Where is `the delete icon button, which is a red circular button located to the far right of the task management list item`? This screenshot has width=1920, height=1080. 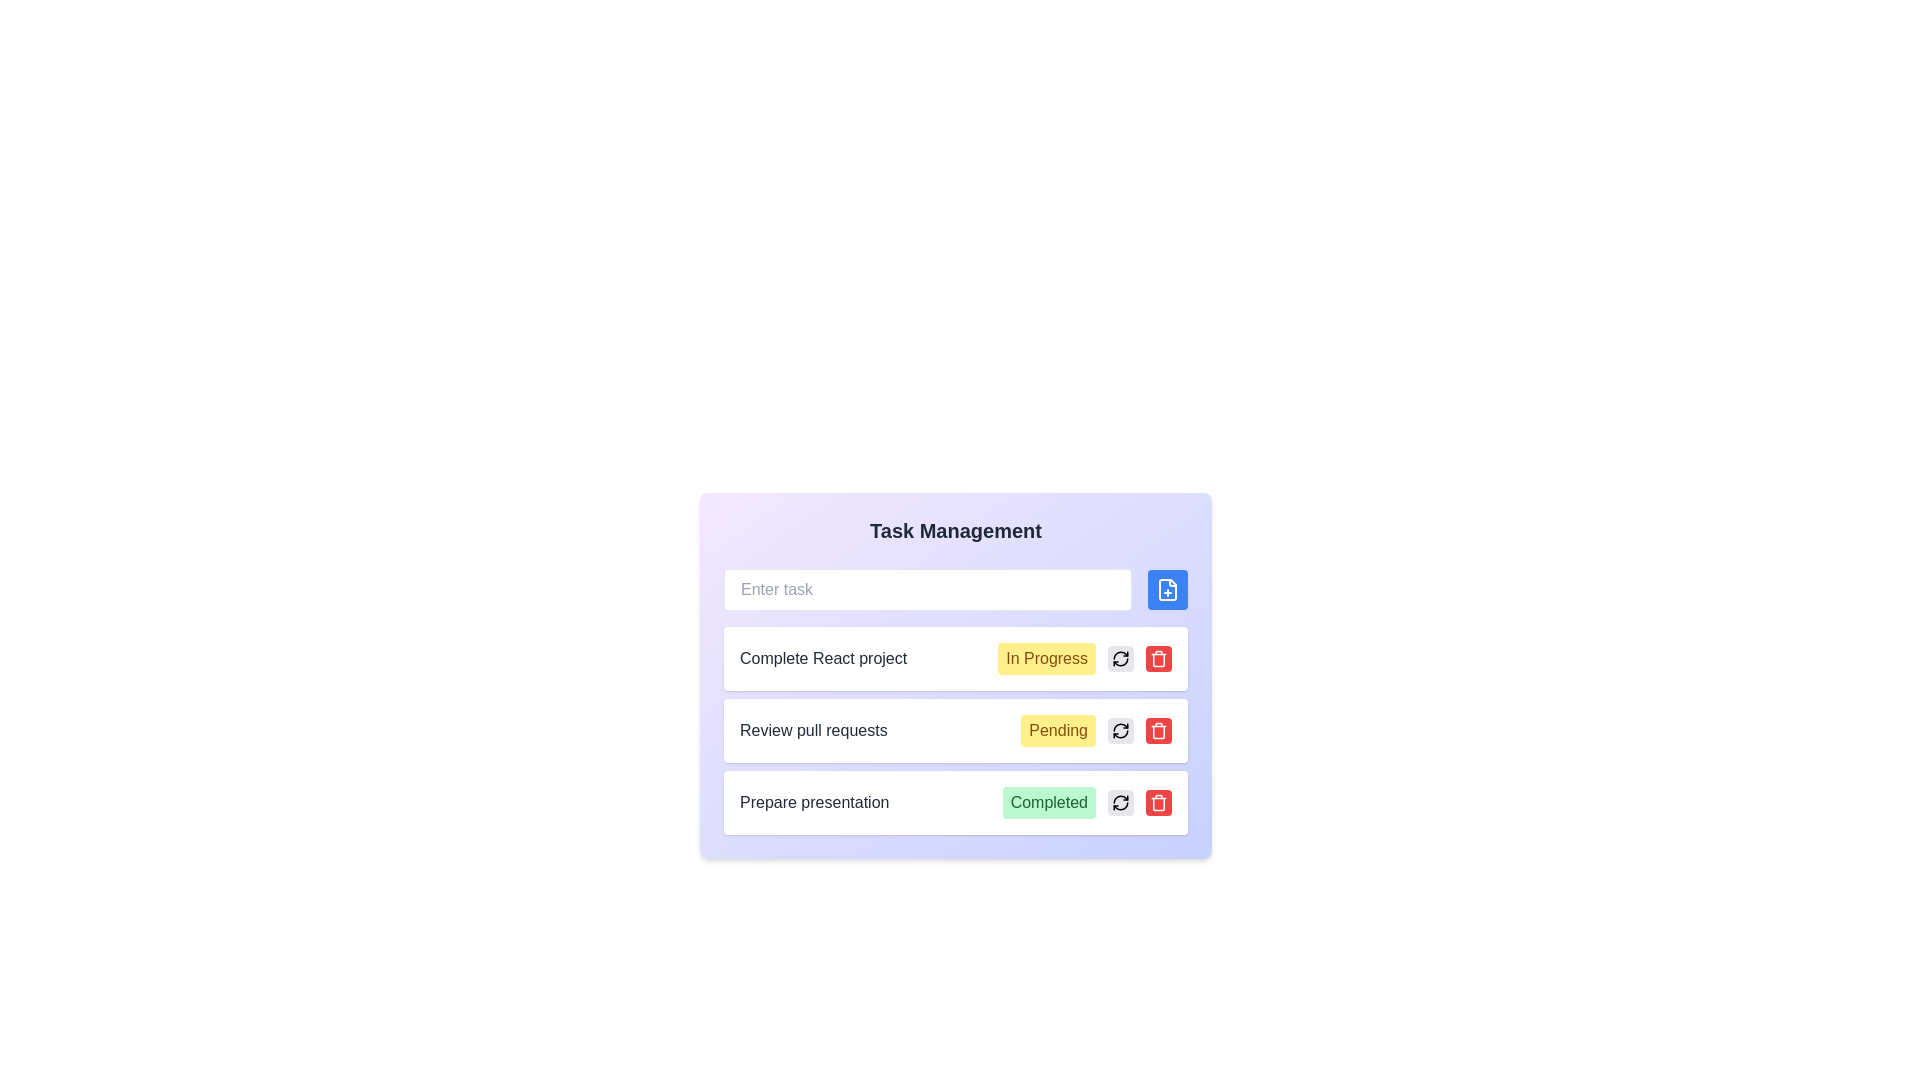
the delete icon button, which is a red circular button located to the far right of the task management list item is located at coordinates (1158, 659).